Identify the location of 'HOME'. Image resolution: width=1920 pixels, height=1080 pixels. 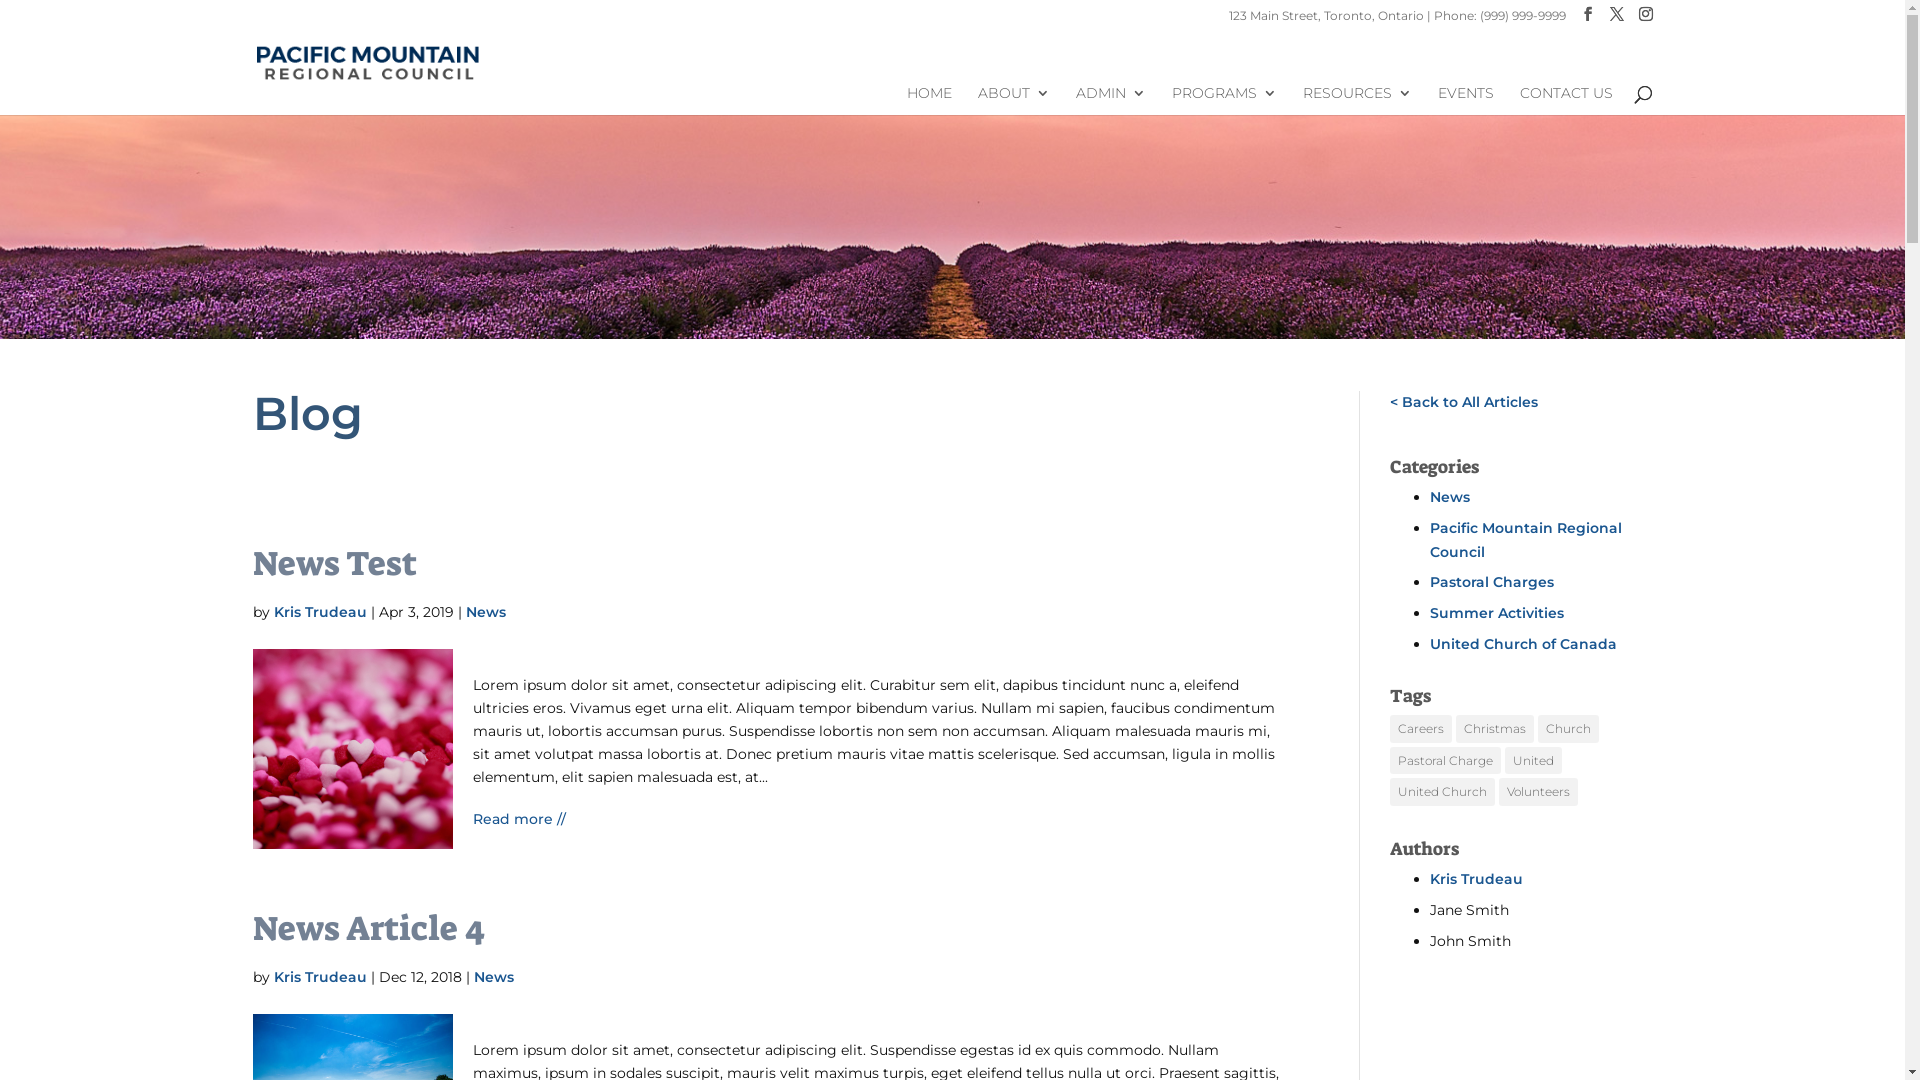
(927, 100).